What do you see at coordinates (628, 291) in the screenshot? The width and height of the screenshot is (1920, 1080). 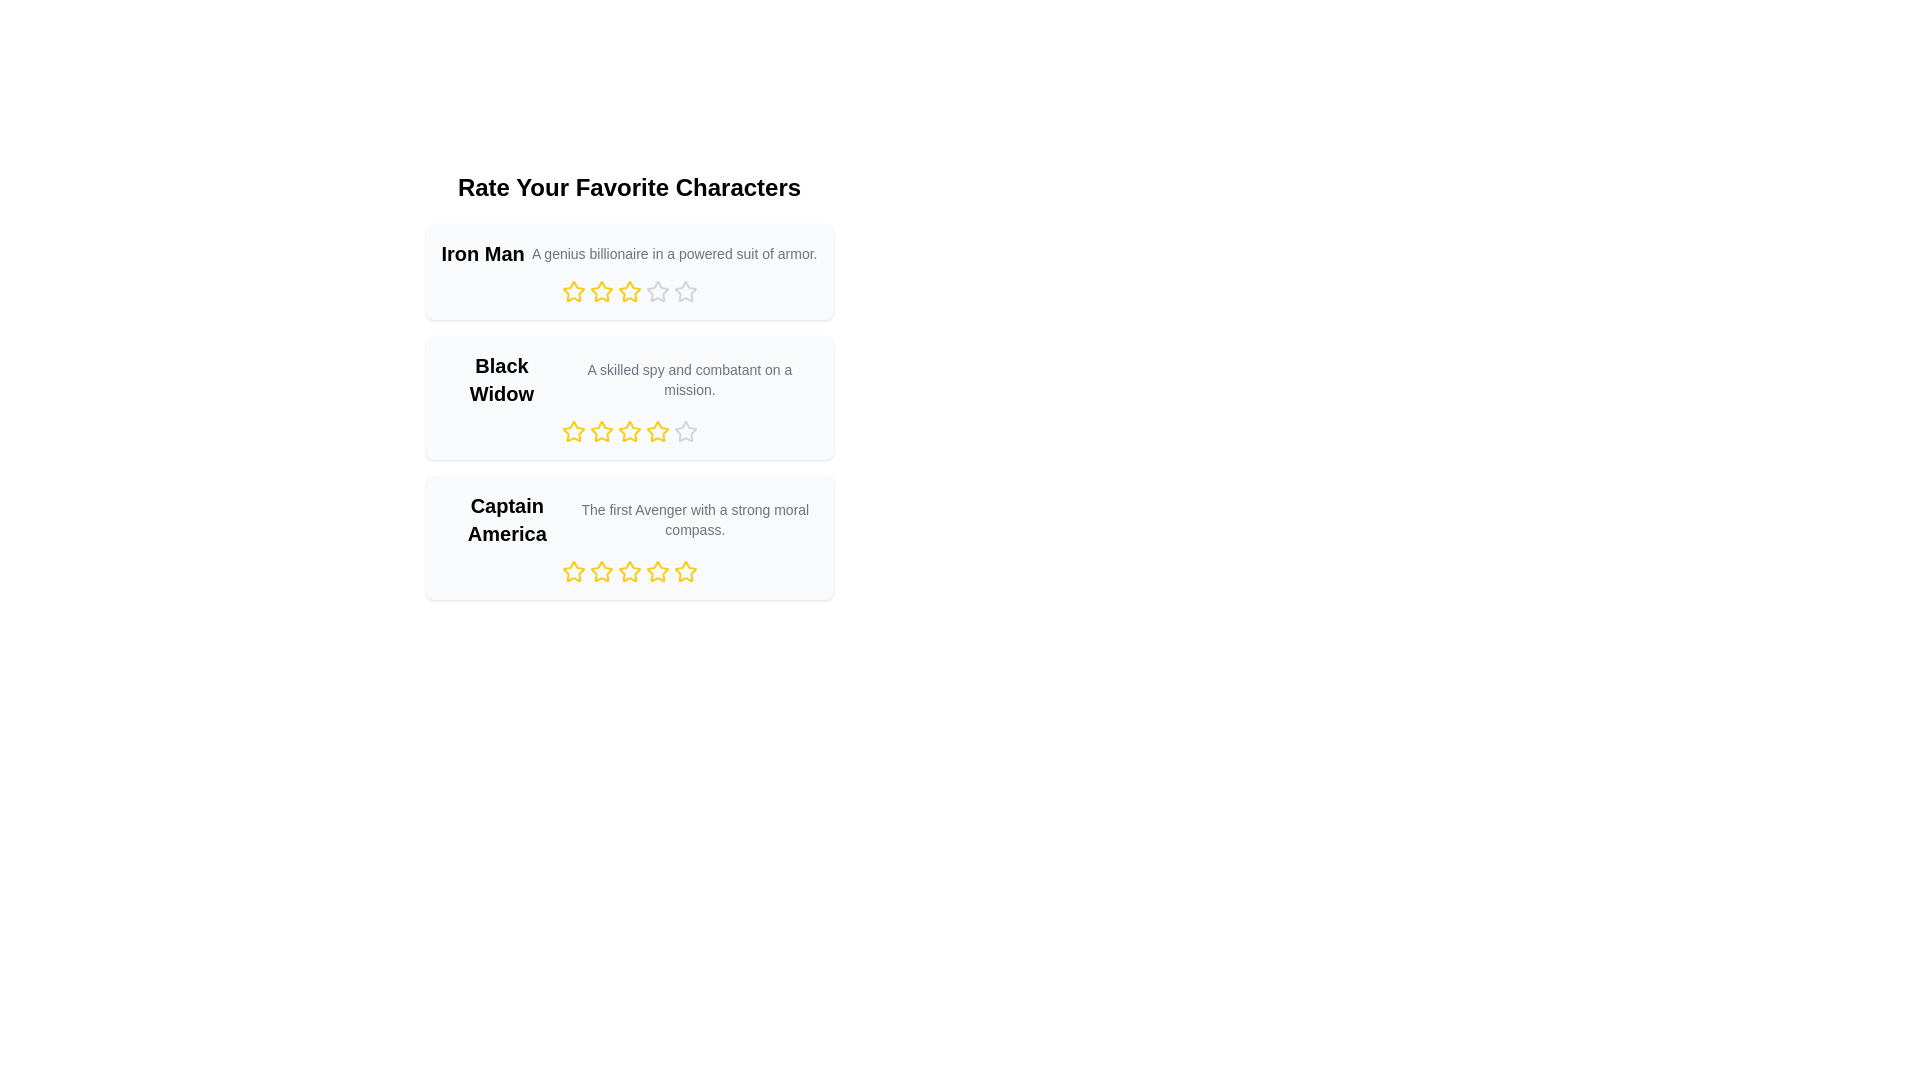 I see `the second star-shaped rating icon in the rating component for 'Iron Man' to set a rating of 2` at bounding box center [628, 291].